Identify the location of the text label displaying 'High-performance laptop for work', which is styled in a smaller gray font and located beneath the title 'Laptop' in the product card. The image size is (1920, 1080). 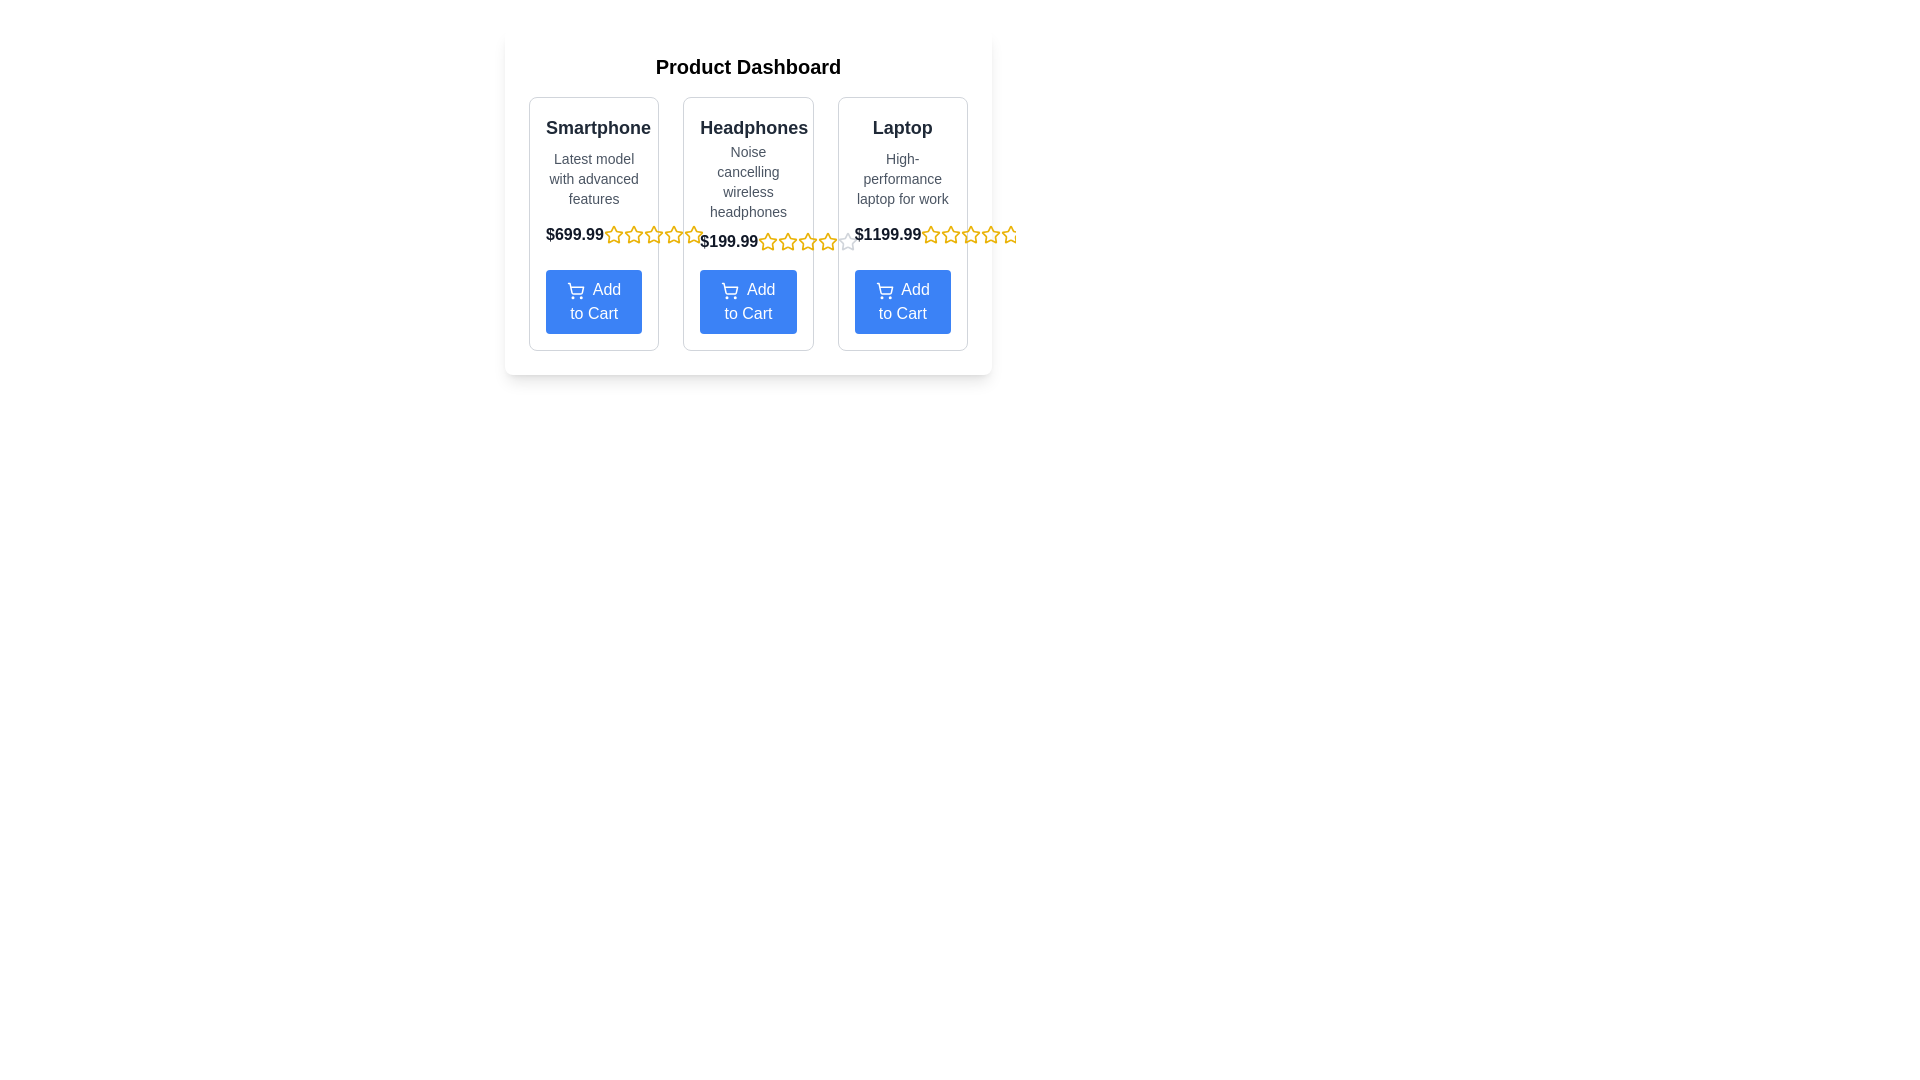
(901, 177).